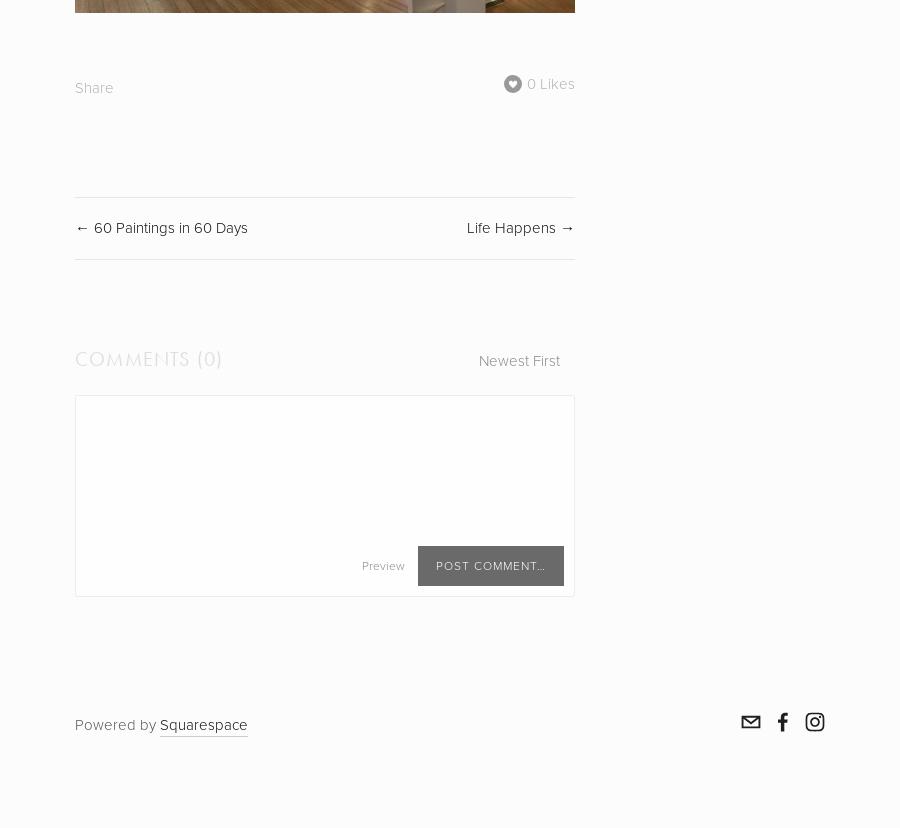 This screenshot has height=828, width=900. I want to click on 'Preview', so click(383, 565).